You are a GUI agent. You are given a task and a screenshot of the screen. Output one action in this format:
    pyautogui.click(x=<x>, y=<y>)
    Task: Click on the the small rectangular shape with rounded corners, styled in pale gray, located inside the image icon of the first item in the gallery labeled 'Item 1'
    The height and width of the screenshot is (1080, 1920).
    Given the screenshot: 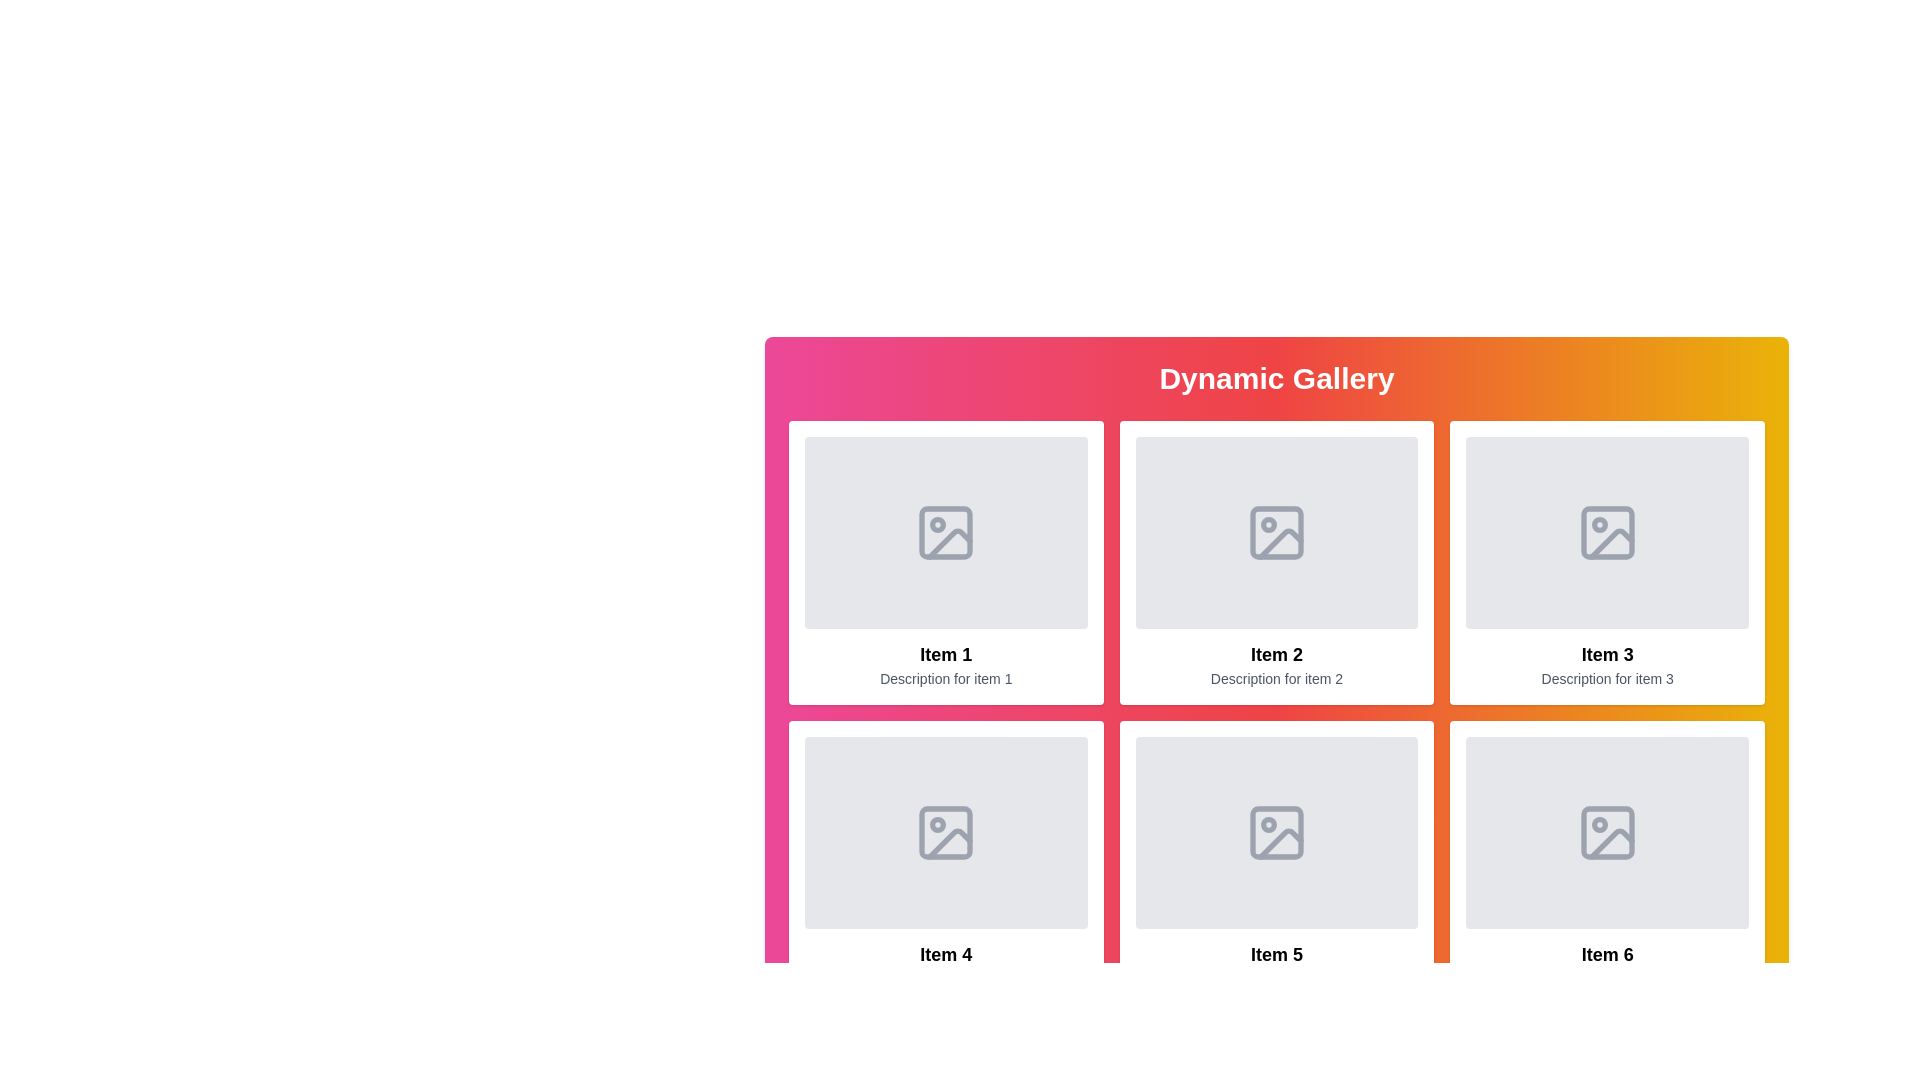 What is the action you would take?
    pyautogui.click(x=945, y=531)
    